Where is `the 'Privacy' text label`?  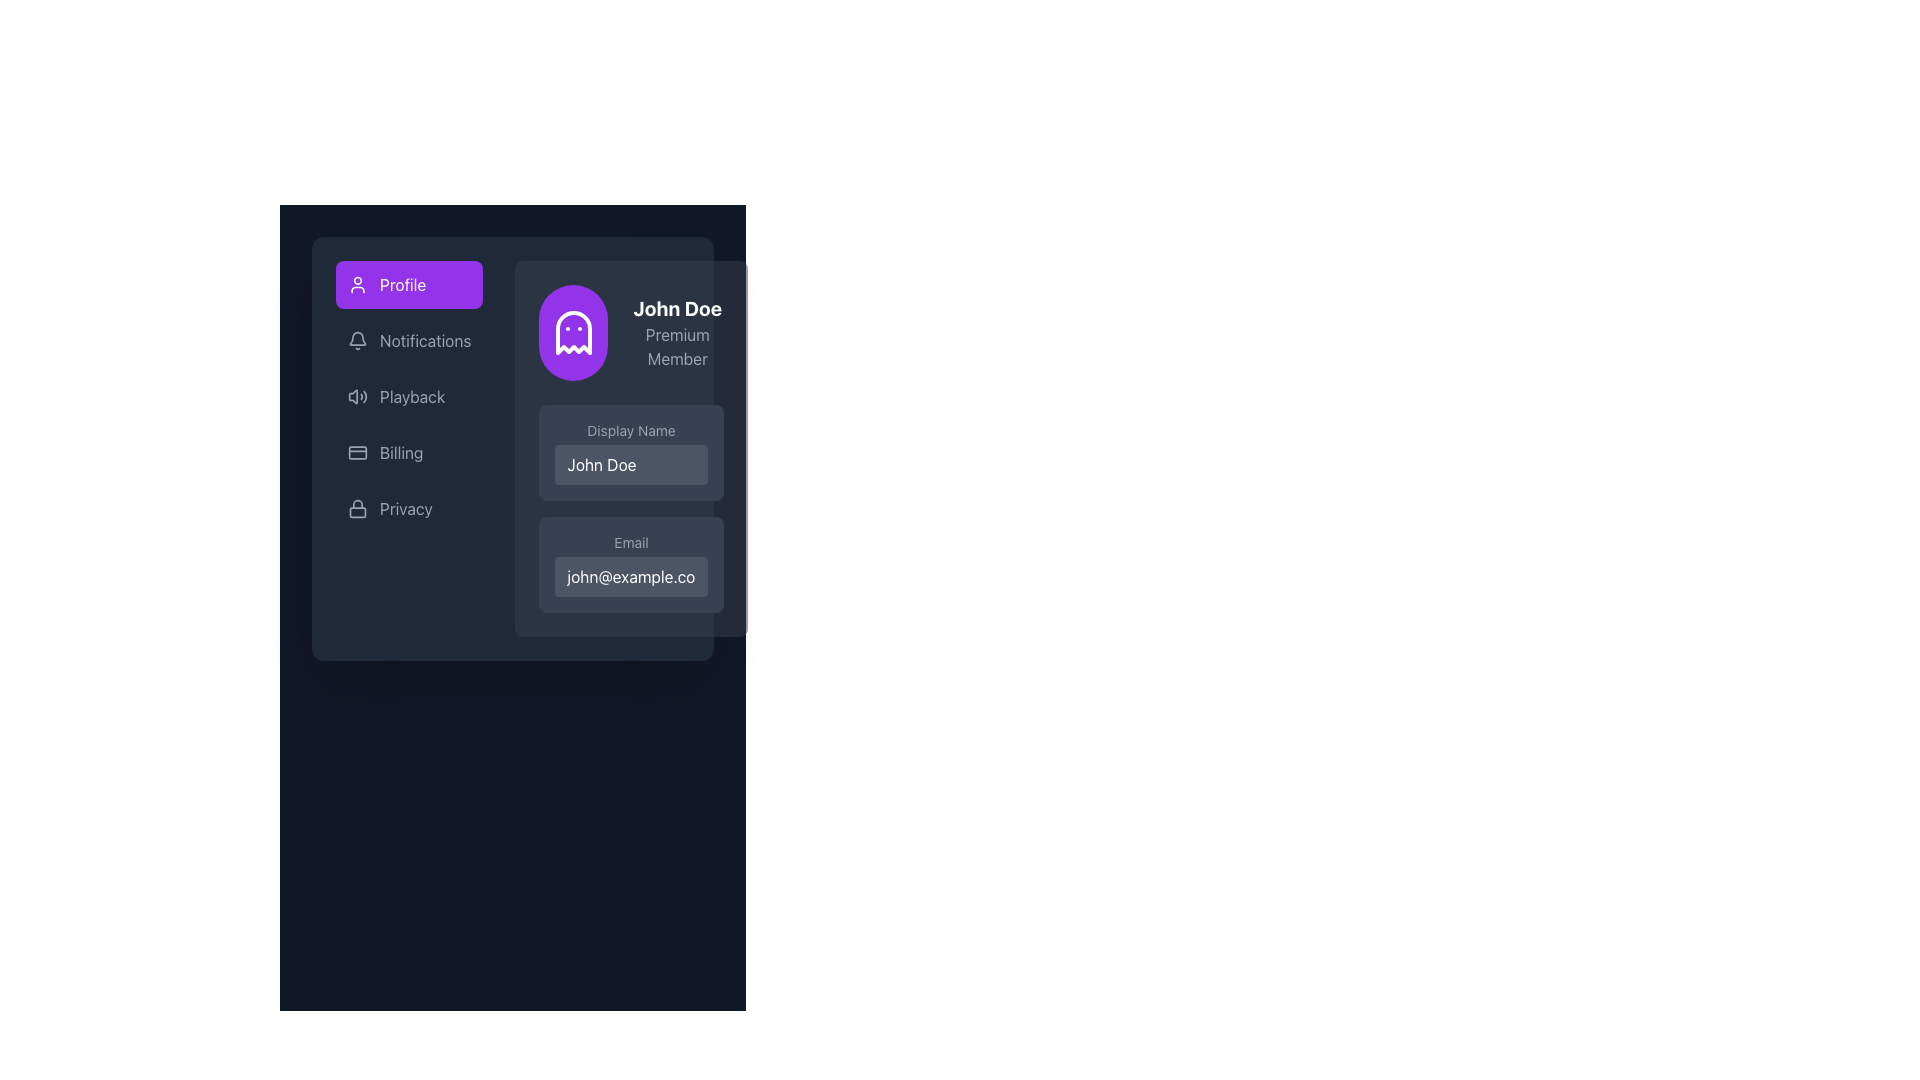
the 'Privacy' text label is located at coordinates (405, 508).